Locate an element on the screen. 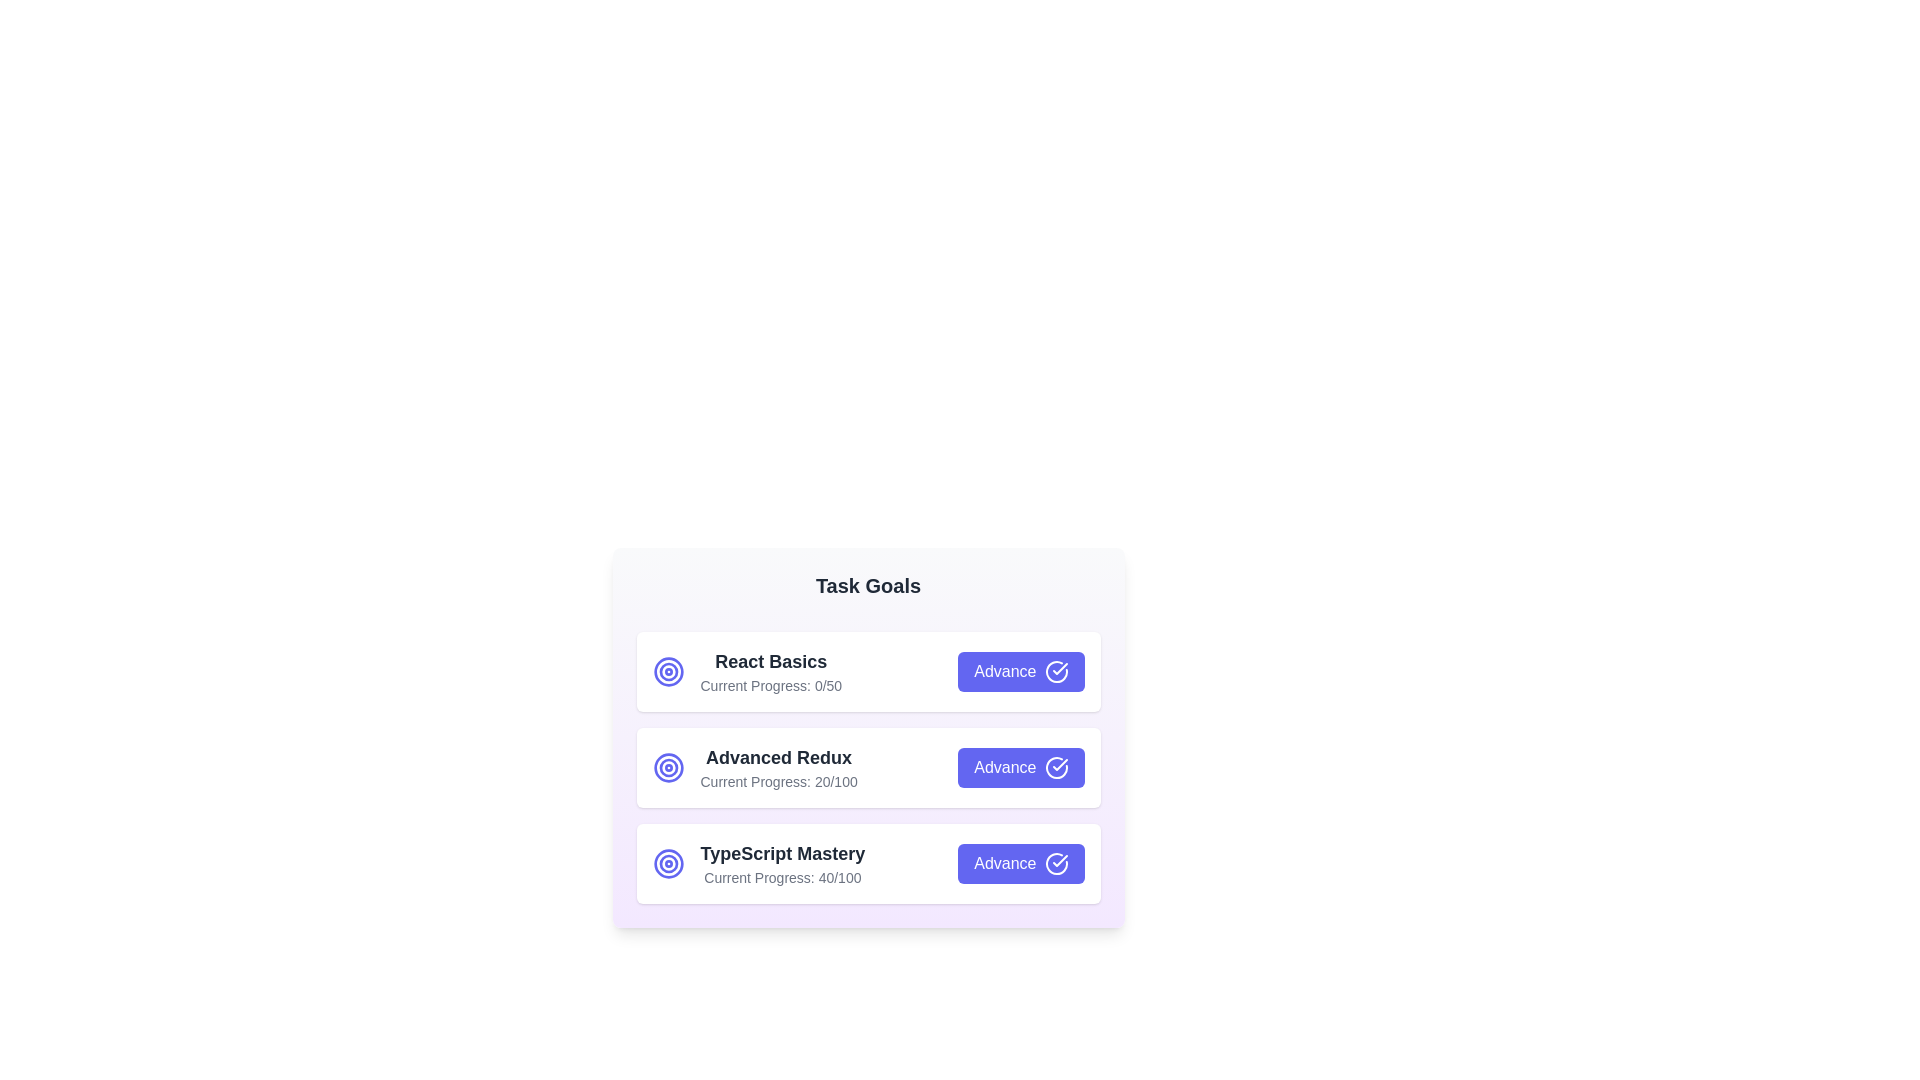 Image resolution: width=1920 pixels, height=1080 pixels. the 'Advance' button with a purple background located in the second row of the 'Advanced Redux' task card is located at coordinates (1021, 766).